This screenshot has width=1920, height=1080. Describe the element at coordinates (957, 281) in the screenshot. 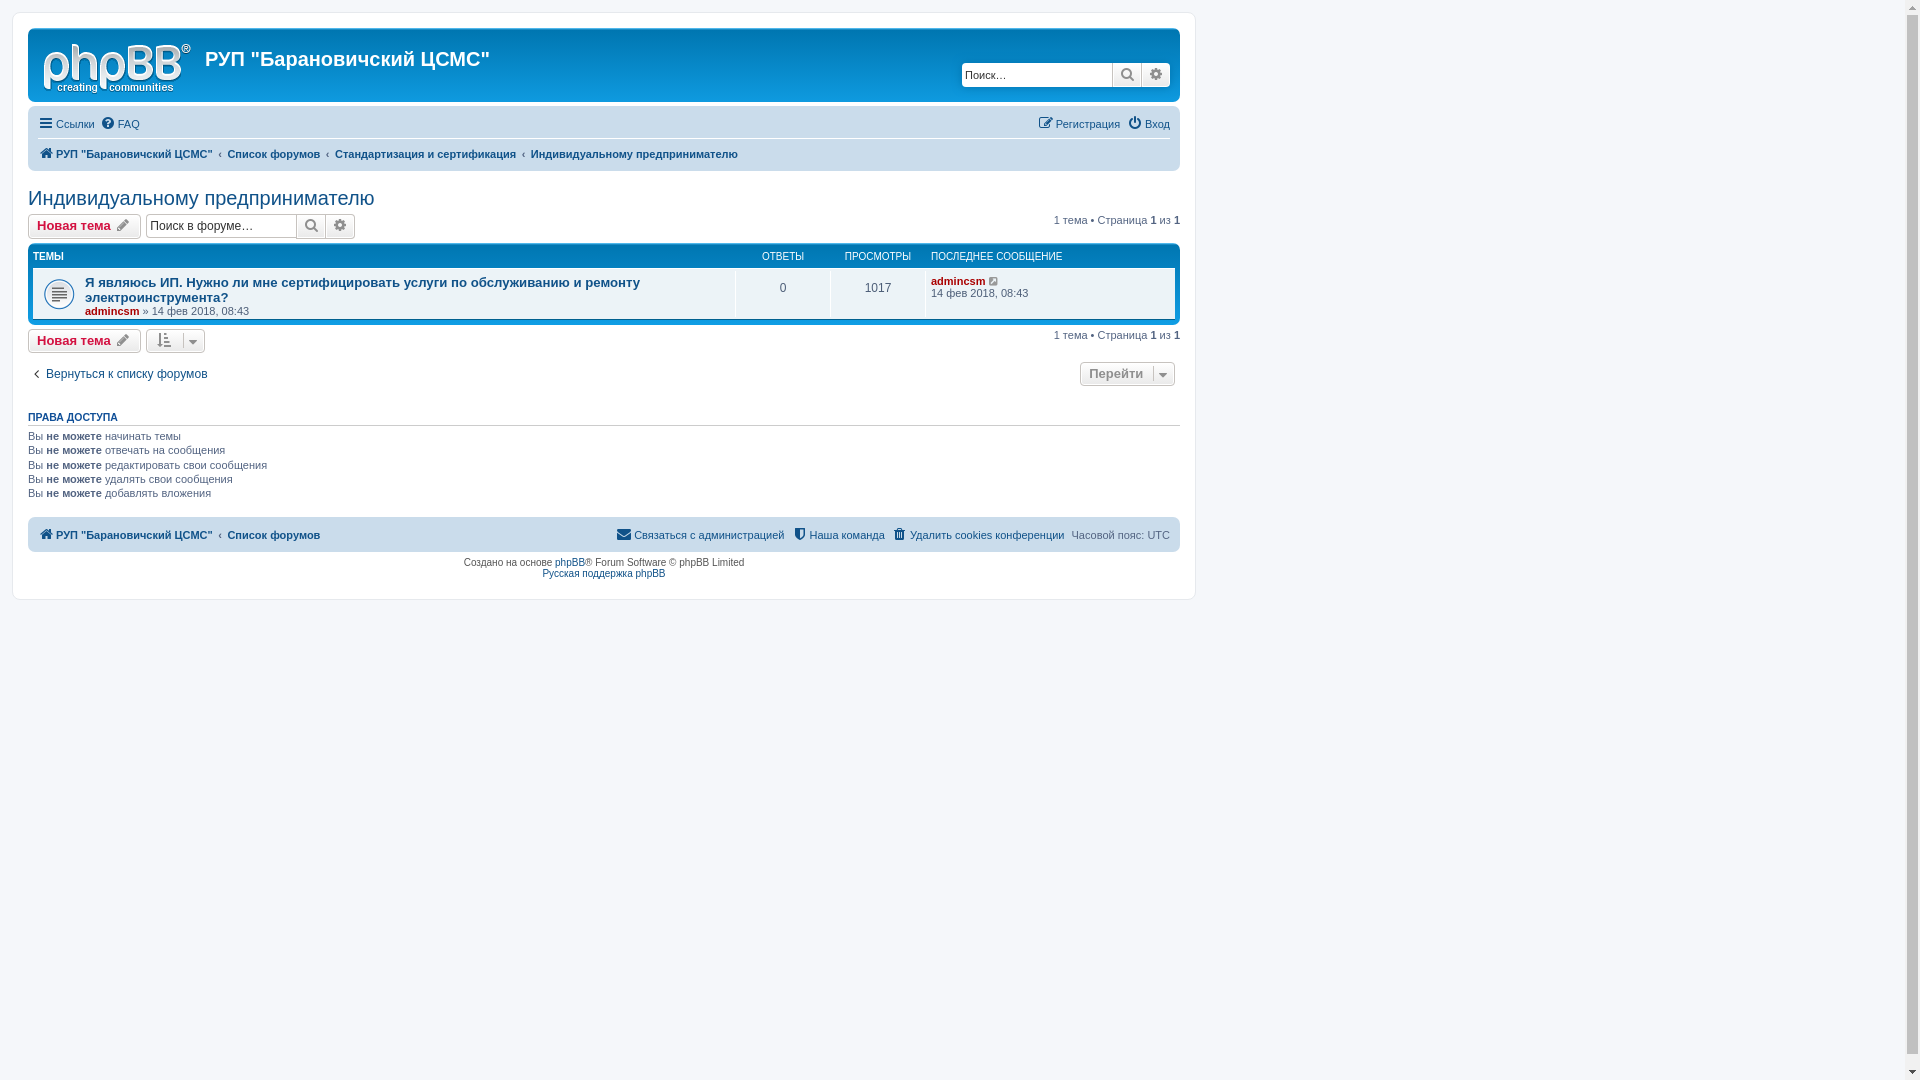

I see `'admincsm'` at that location.